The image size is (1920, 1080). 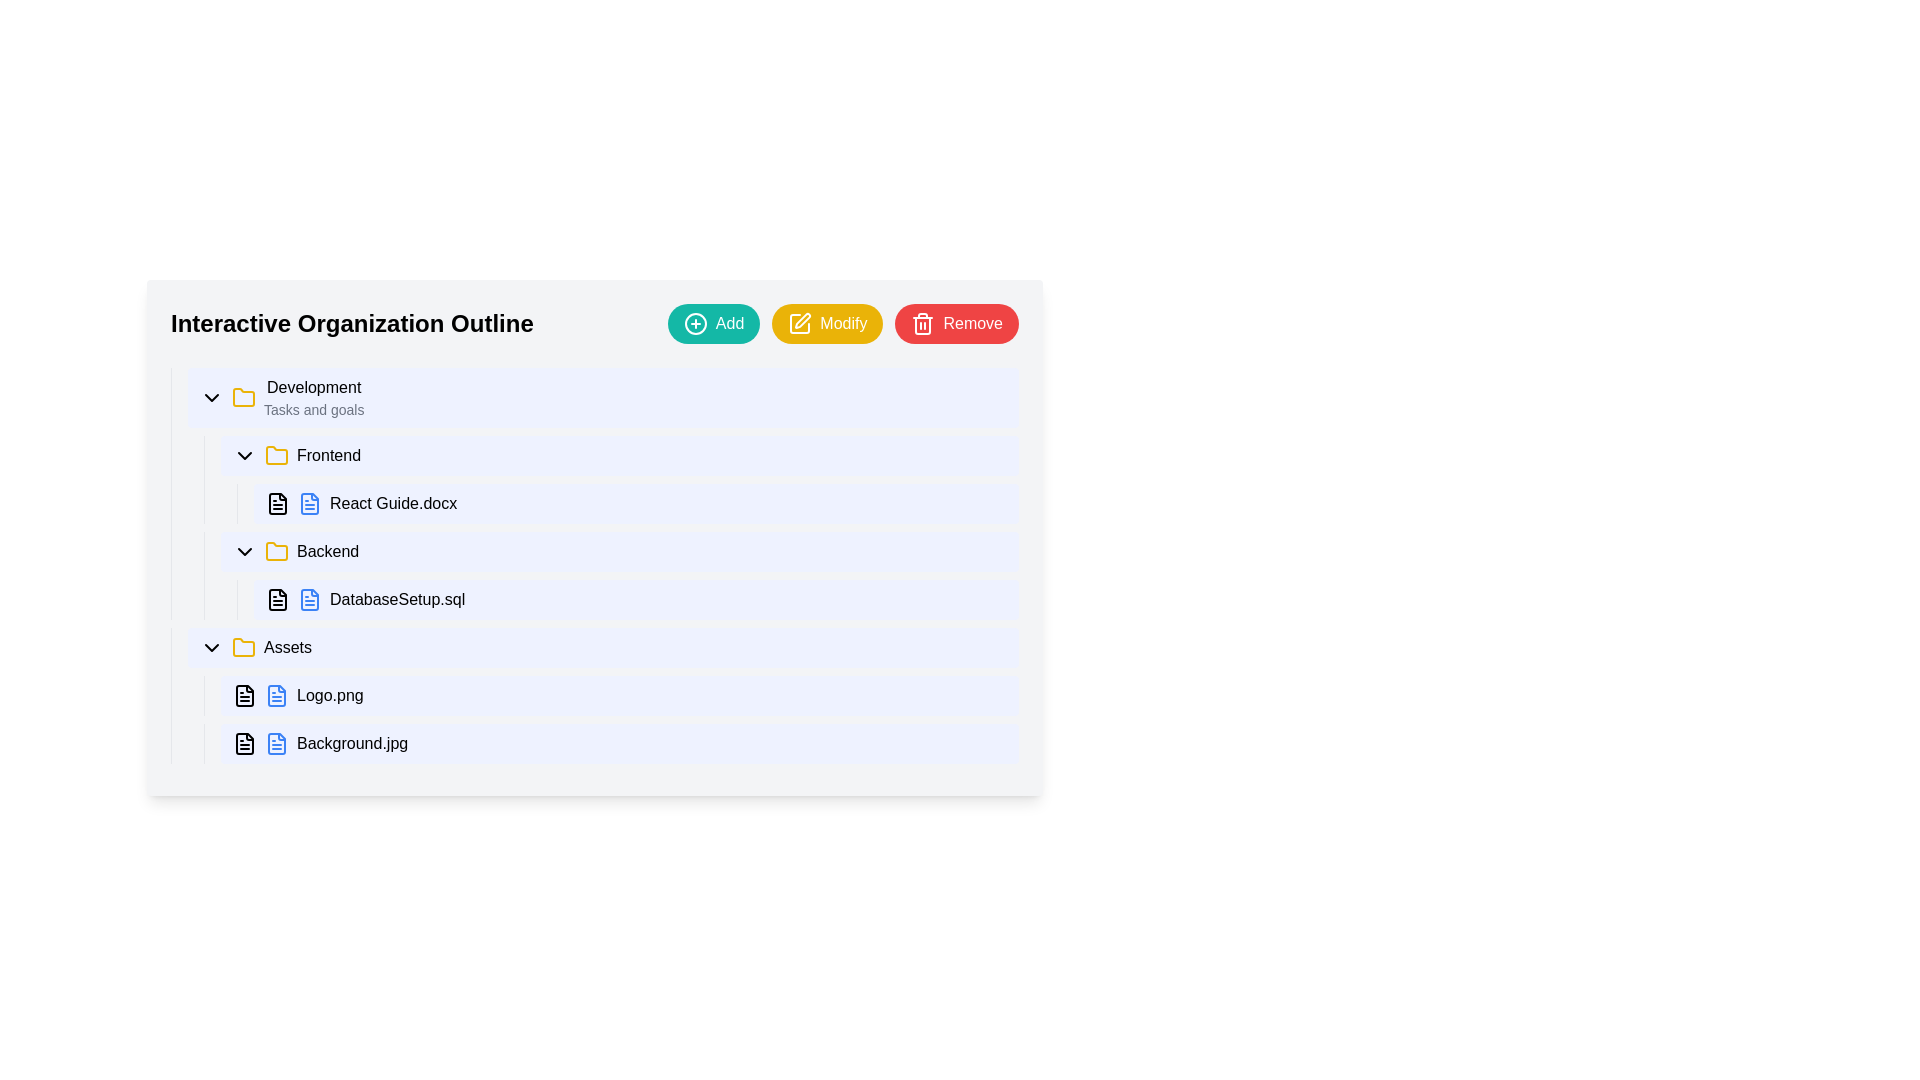 What do you see at coordinates (827, 323) in the screenshot?
I see `the modify button located between the 'Add' and 'Remove' buttons in the top-right corner of the interface` at bounding box center [827, 323].